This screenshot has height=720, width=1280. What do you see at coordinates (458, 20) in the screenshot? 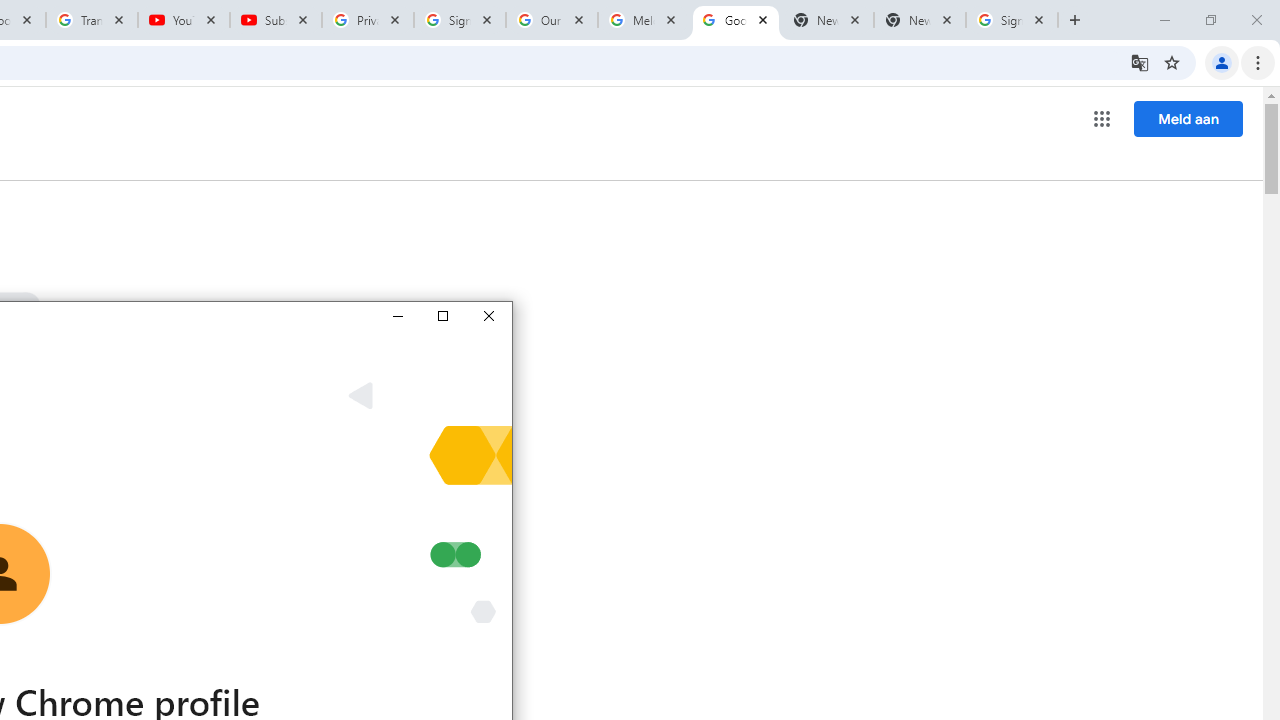
I see `'Sign in - Google Accounts'` at bounding box center [458, 20].